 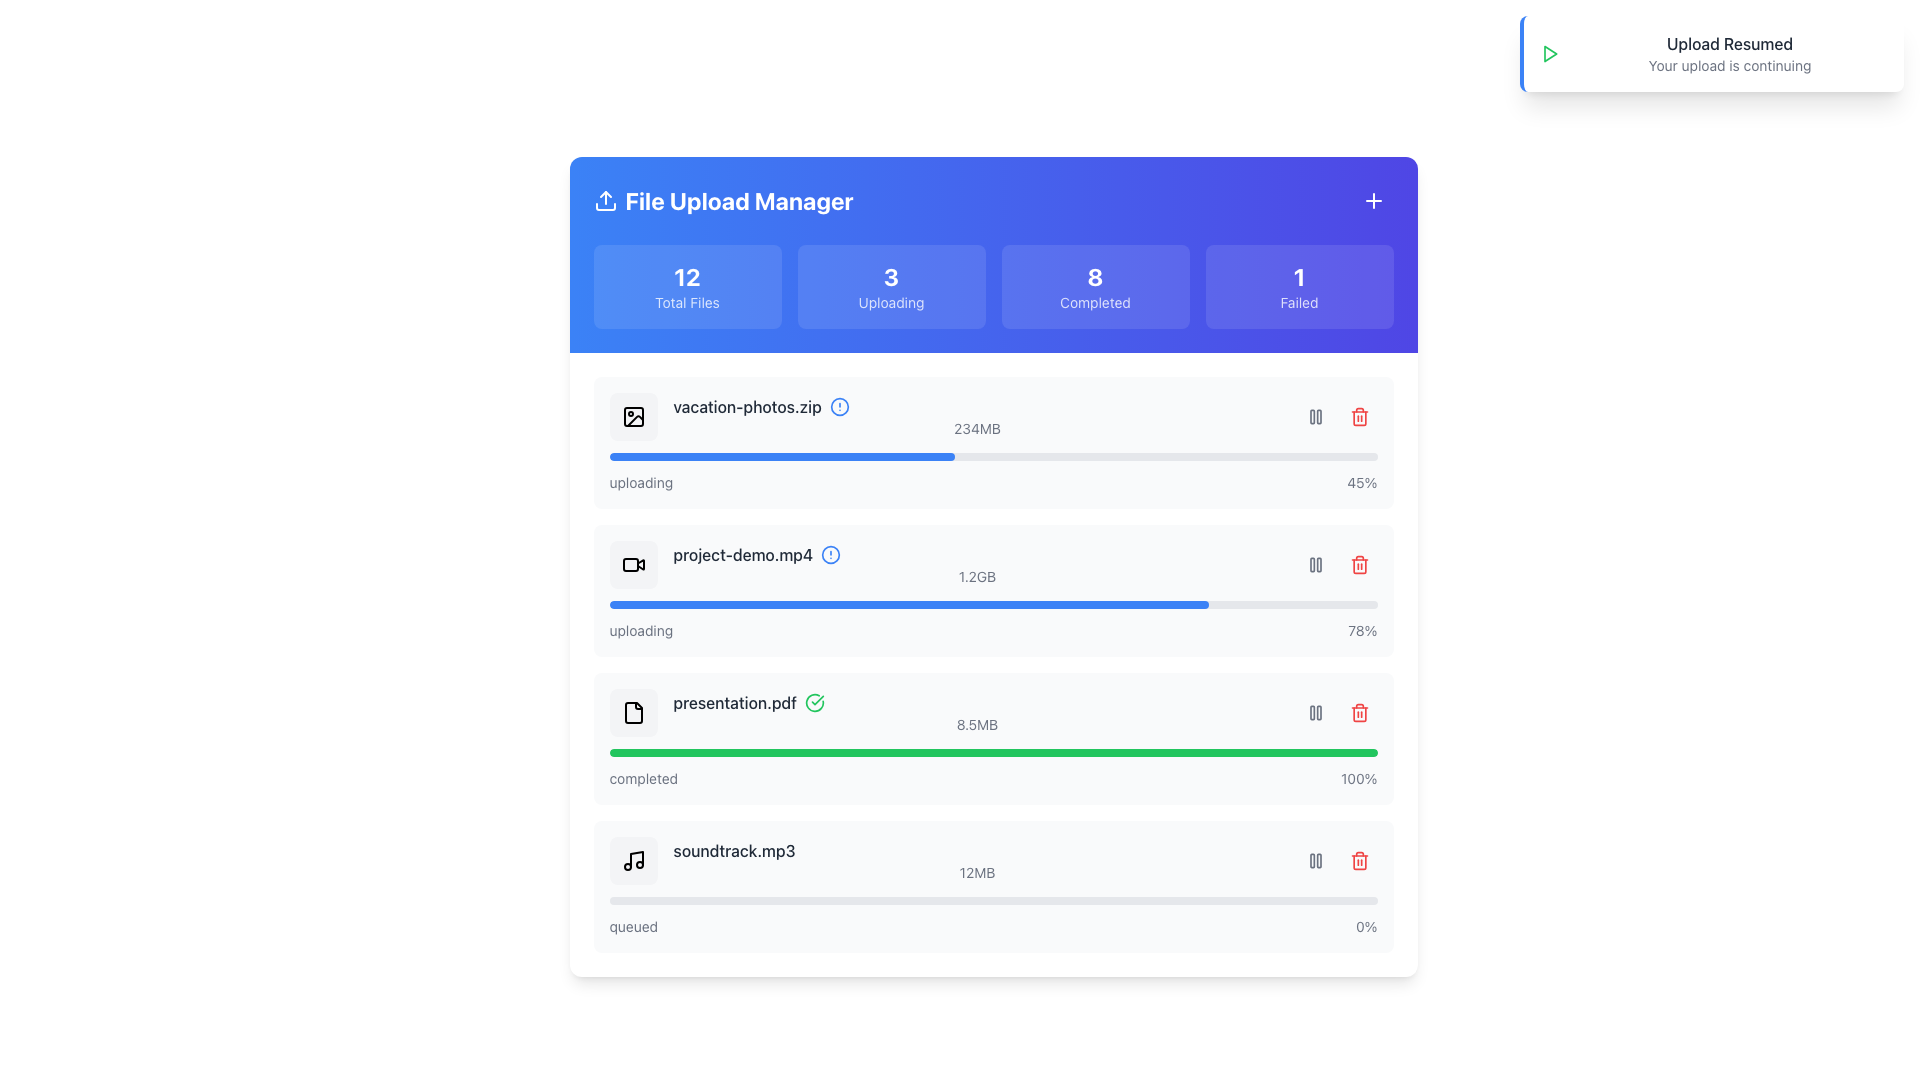 I want to click on text label element displaying 'Upload Resumed' in a notification box at the top-right corner of the interface, so click(x=1728, y=43).